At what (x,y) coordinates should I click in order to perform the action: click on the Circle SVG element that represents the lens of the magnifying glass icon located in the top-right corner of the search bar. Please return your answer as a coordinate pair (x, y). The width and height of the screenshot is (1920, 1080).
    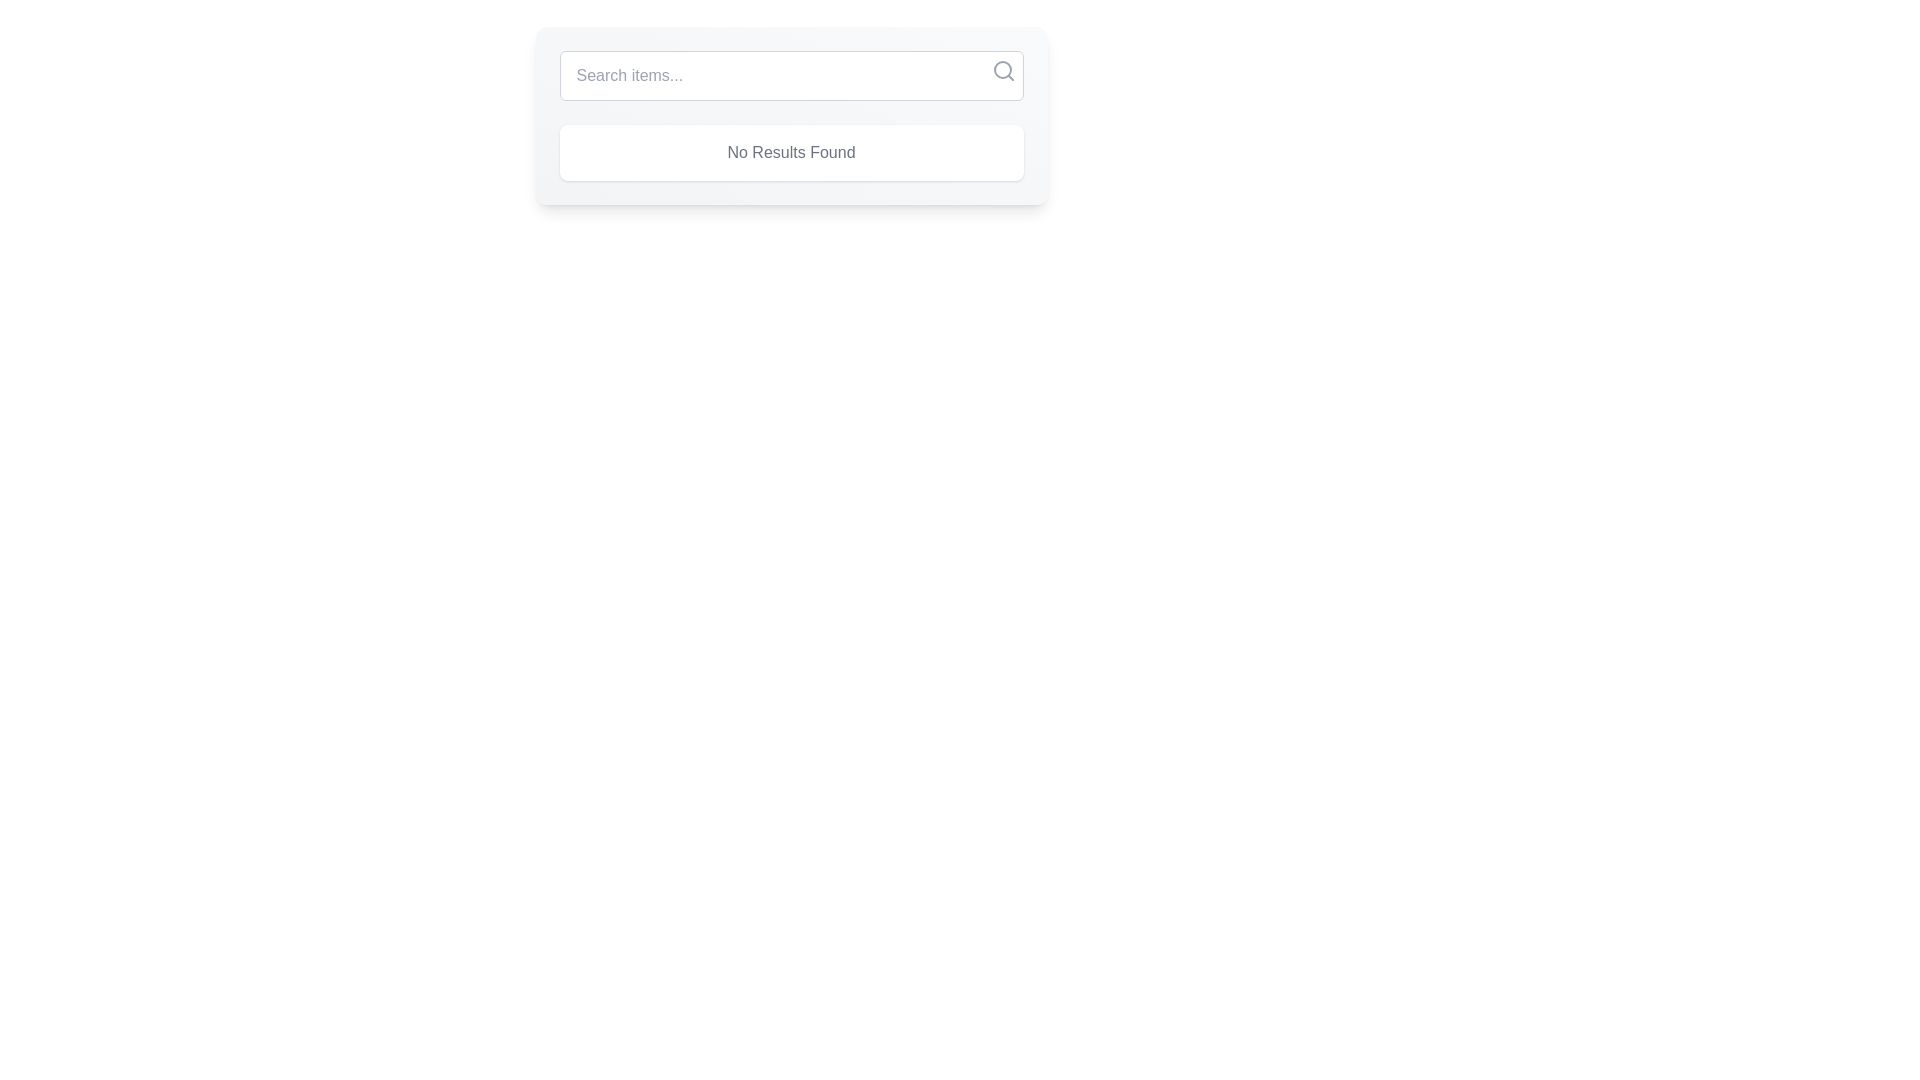
    Looking at the image, I should click on (1002, 68).